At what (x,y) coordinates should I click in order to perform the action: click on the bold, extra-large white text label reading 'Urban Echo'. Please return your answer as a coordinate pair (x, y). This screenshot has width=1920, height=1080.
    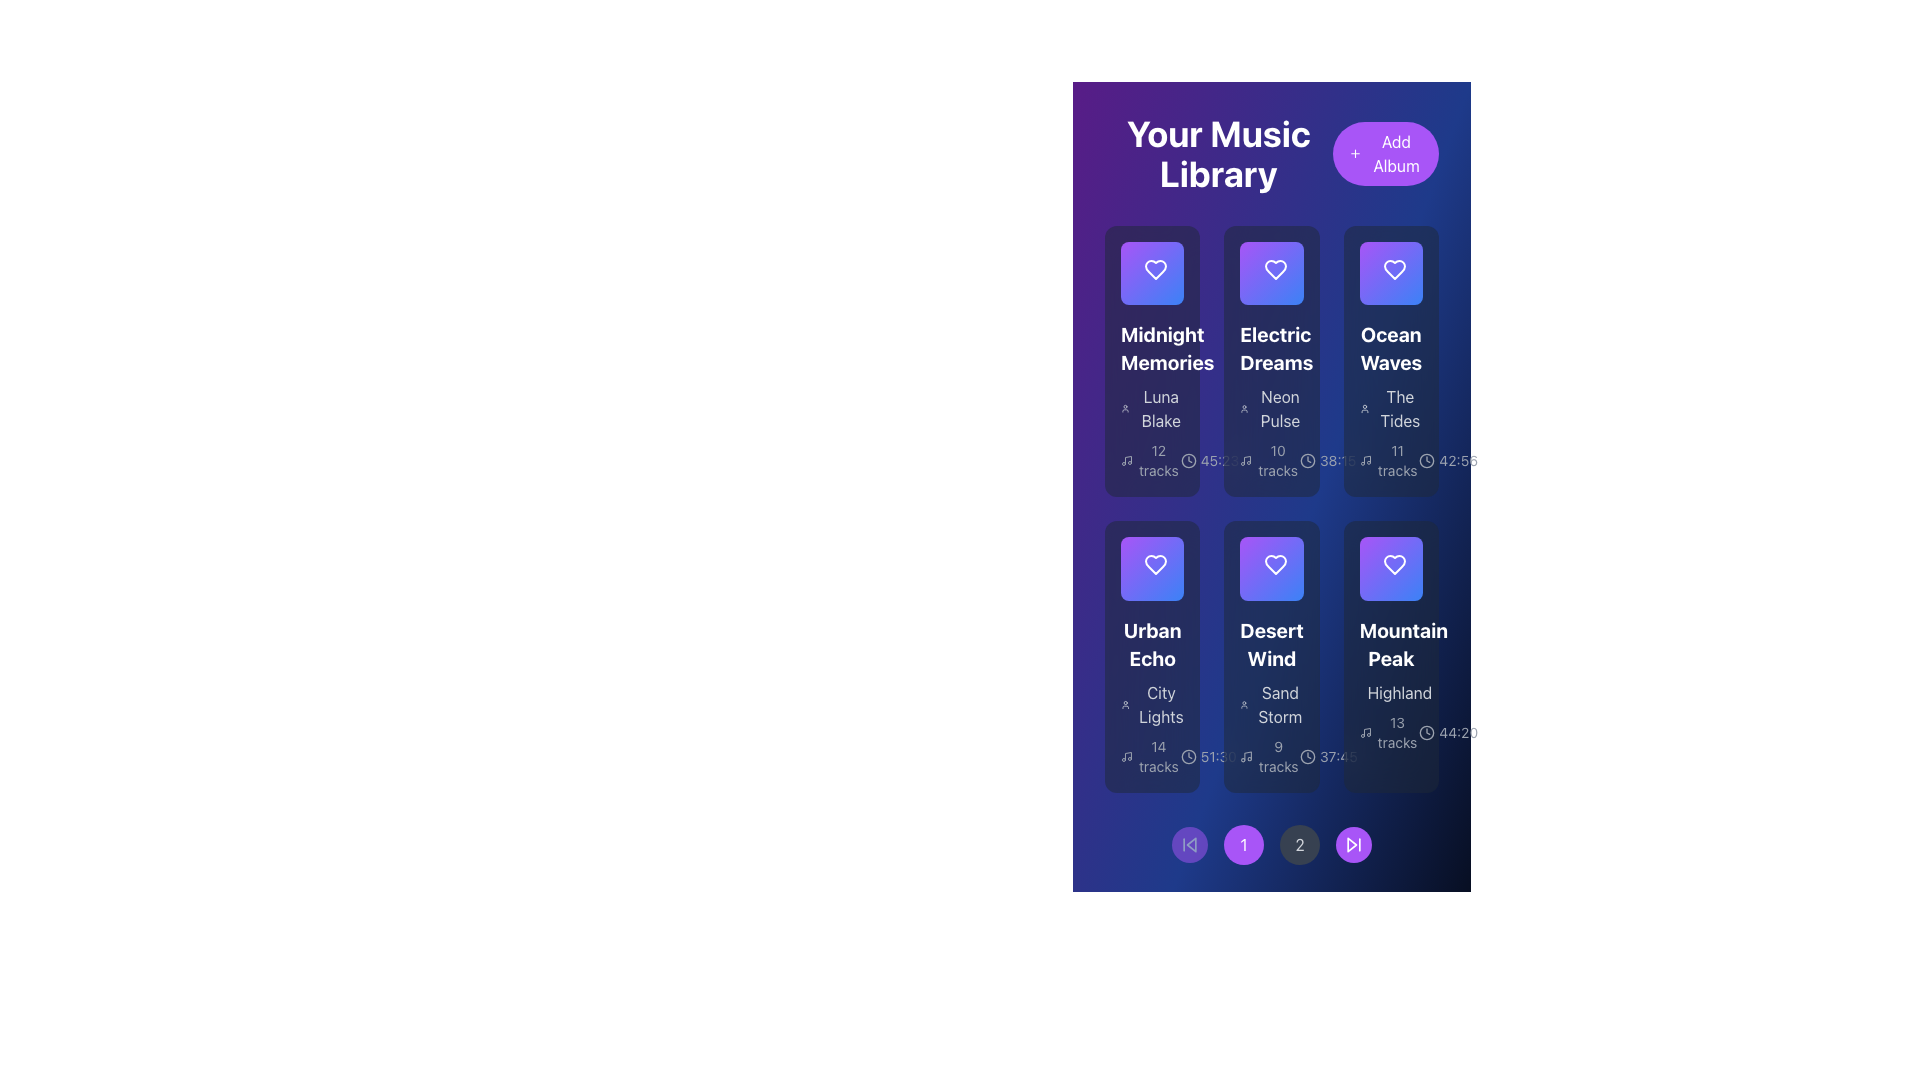
    Looking at the image, I should click on (1152, 644).